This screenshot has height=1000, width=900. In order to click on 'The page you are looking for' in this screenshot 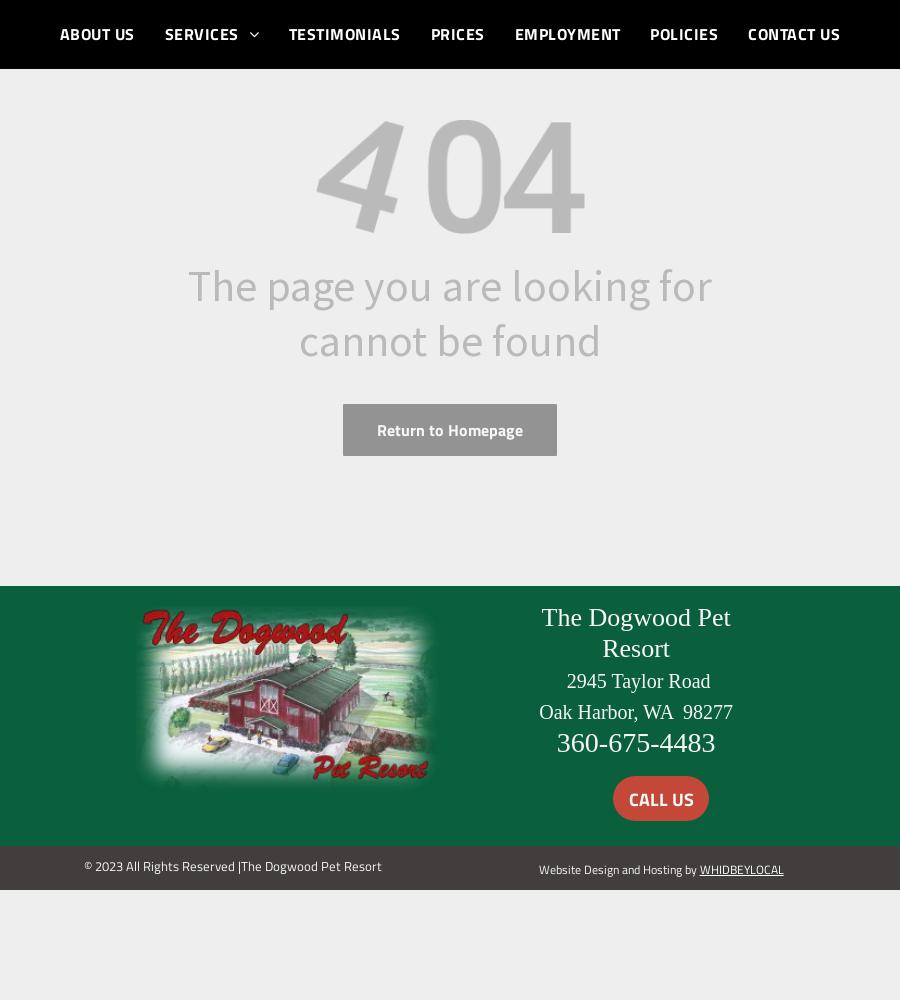, I will do `click(450, 284)`.